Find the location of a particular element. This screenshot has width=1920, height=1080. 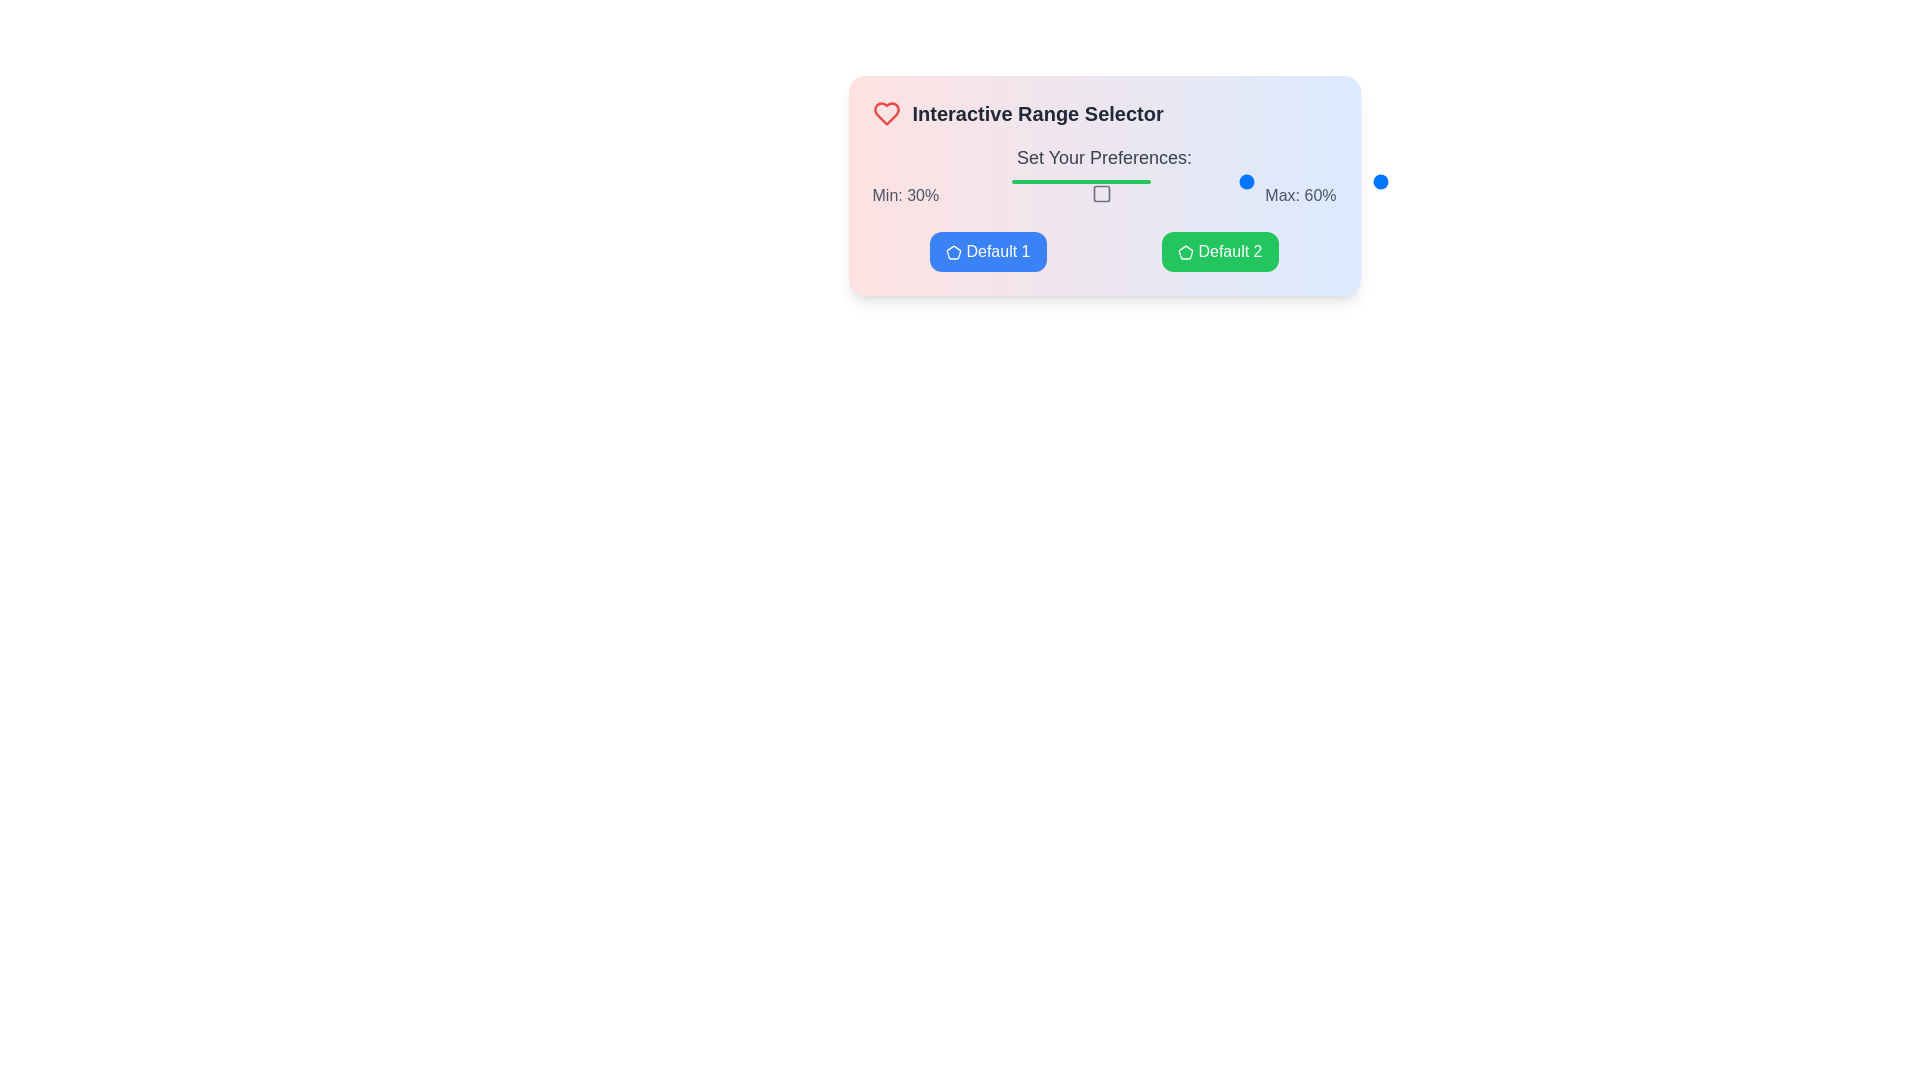

the heart-shaped SVG icon filled with red color, which represents a 'favorites' or 'like' symbol, located to the left of the title text 'Interactive Range Selector' is located at coordinates (885, 114).